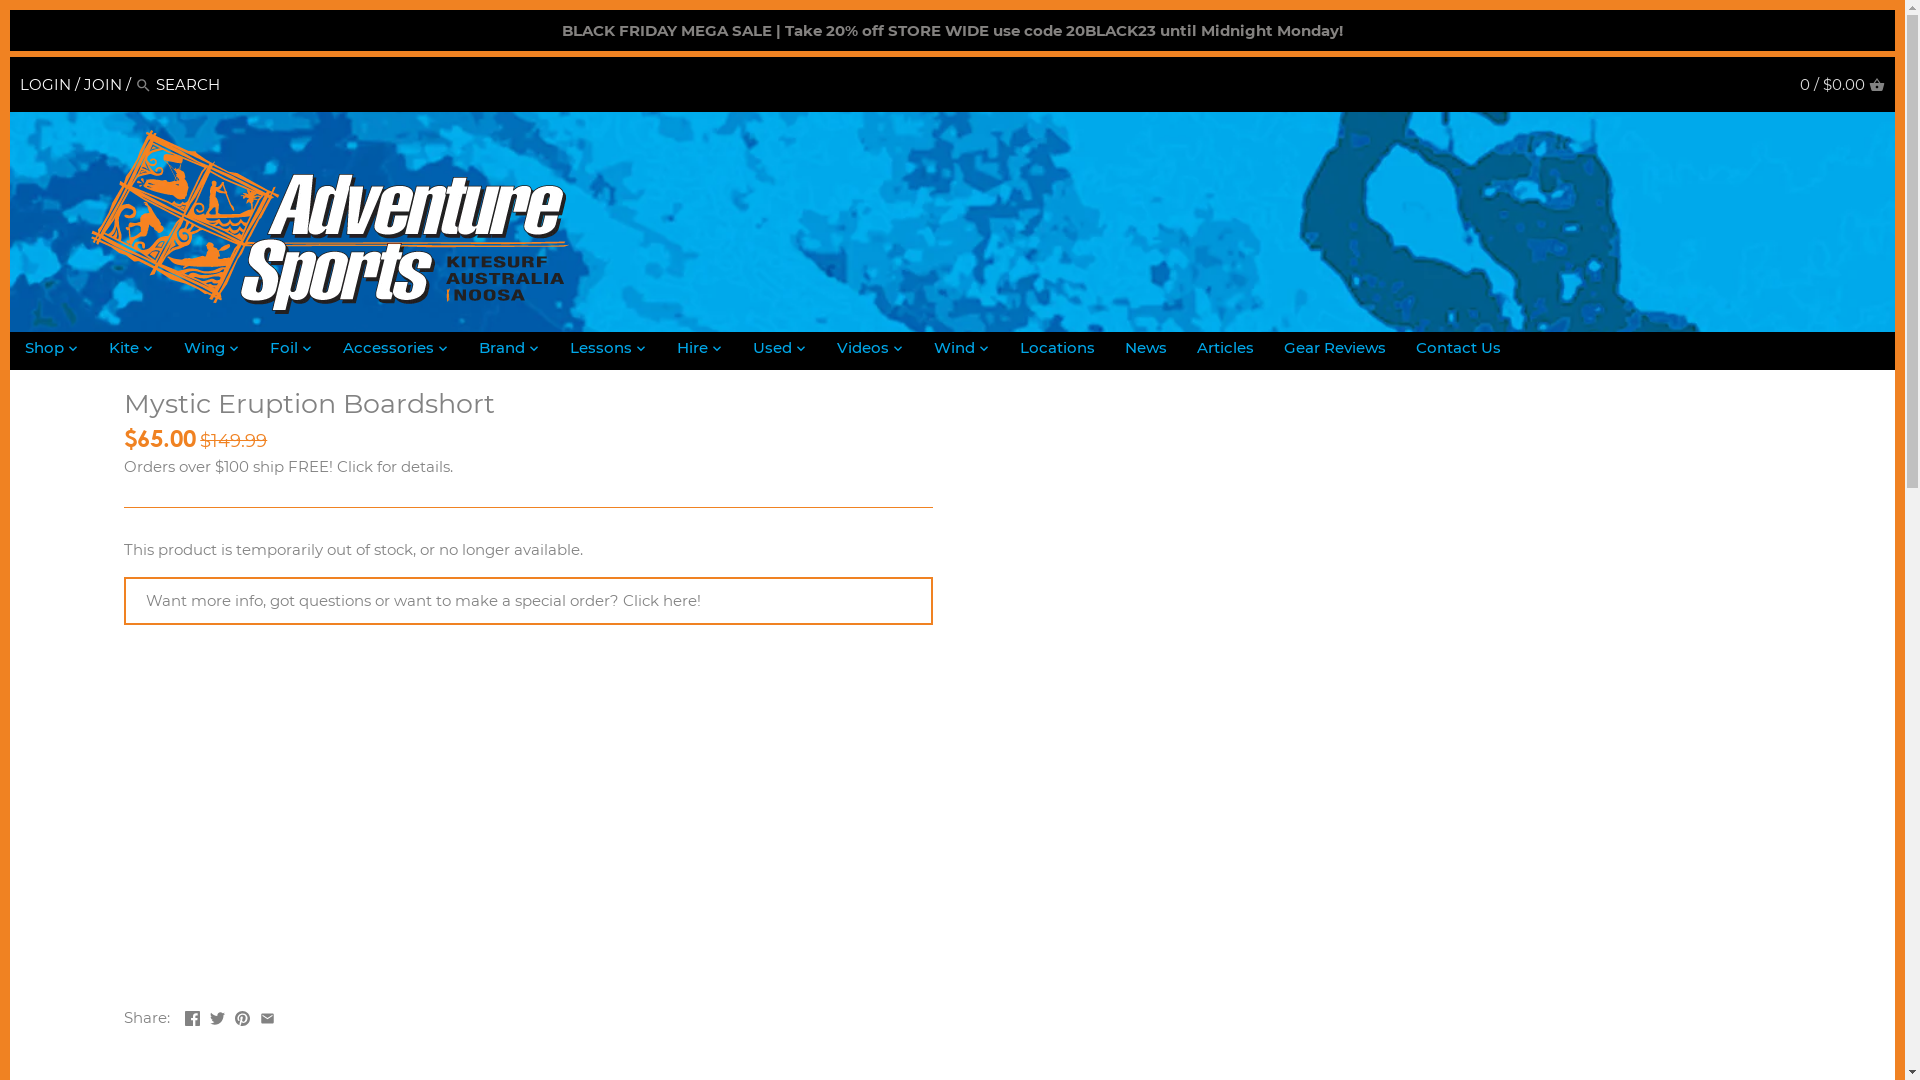 The image size is (1920, 1080). I want to click on 'Lessons', so click(599, 350).